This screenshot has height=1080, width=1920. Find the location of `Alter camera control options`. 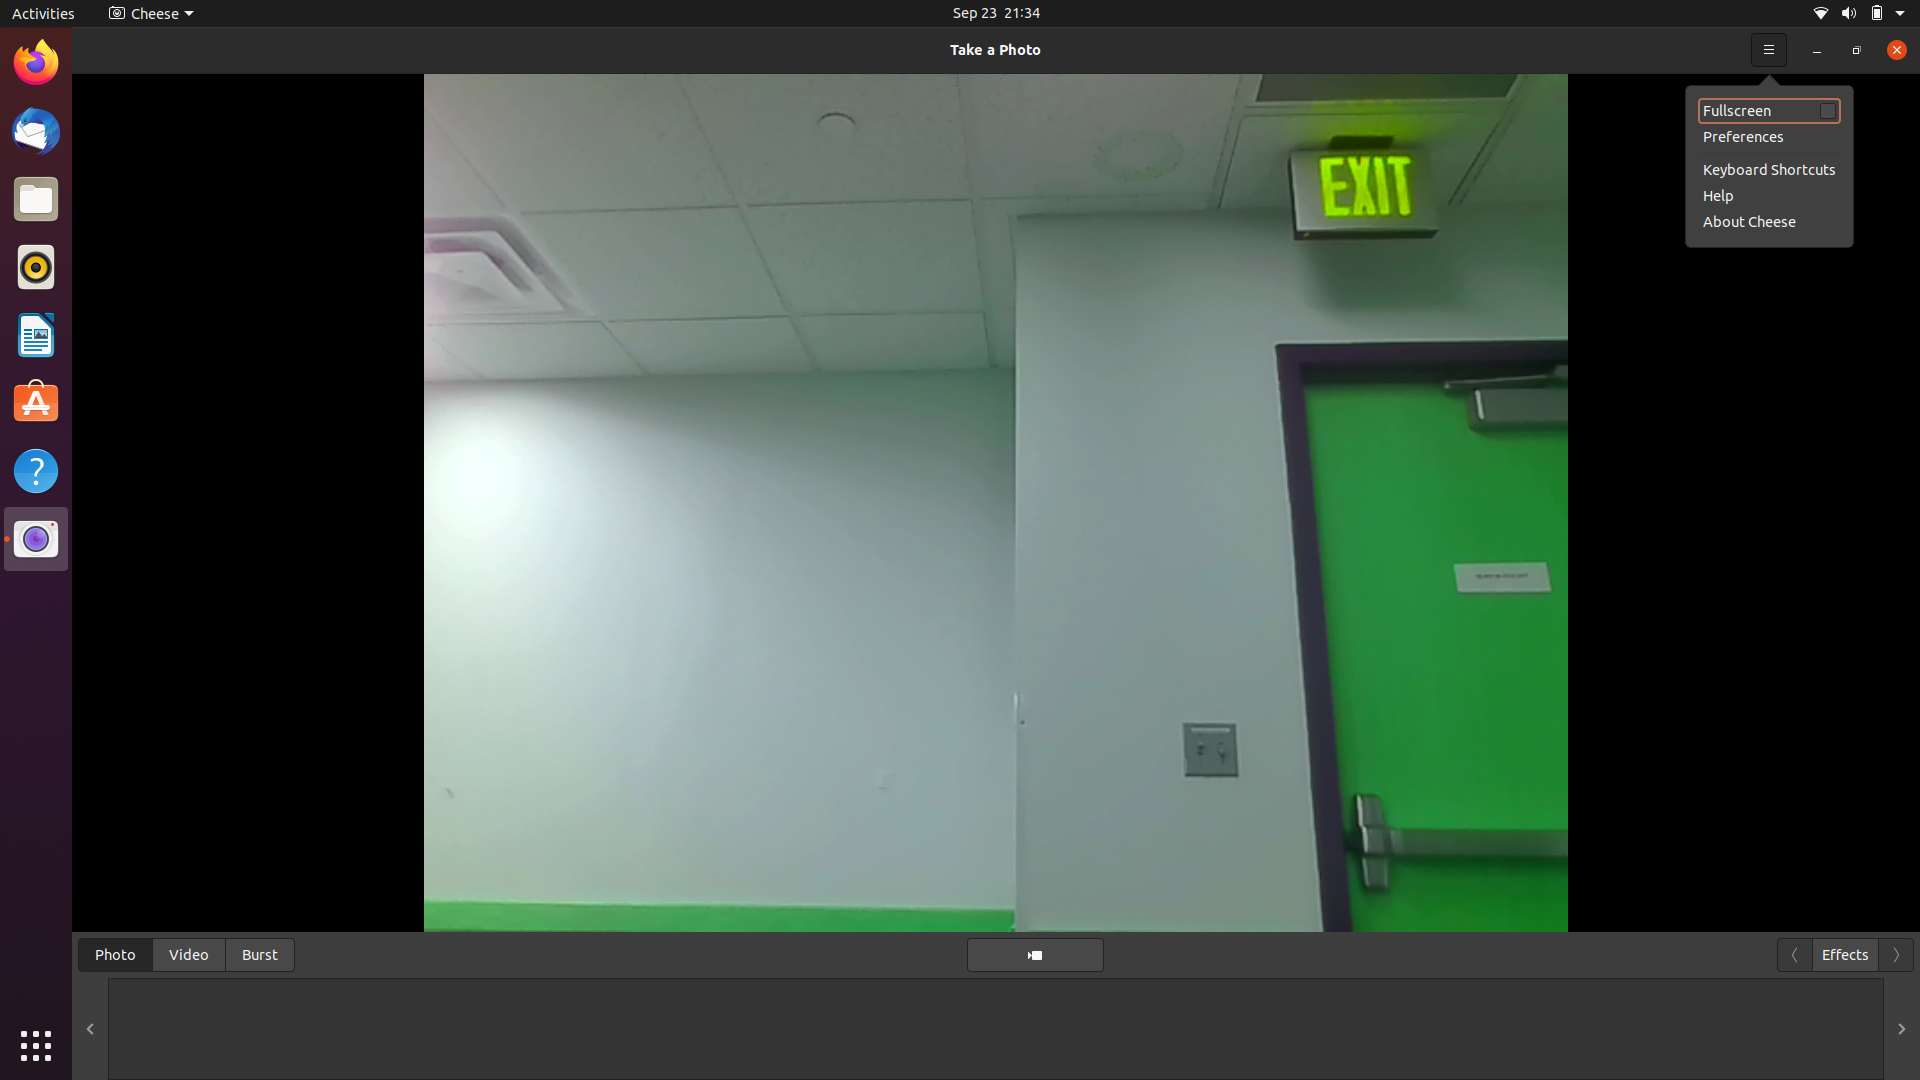

Alter camera control options is located at coordinates (146, 12).